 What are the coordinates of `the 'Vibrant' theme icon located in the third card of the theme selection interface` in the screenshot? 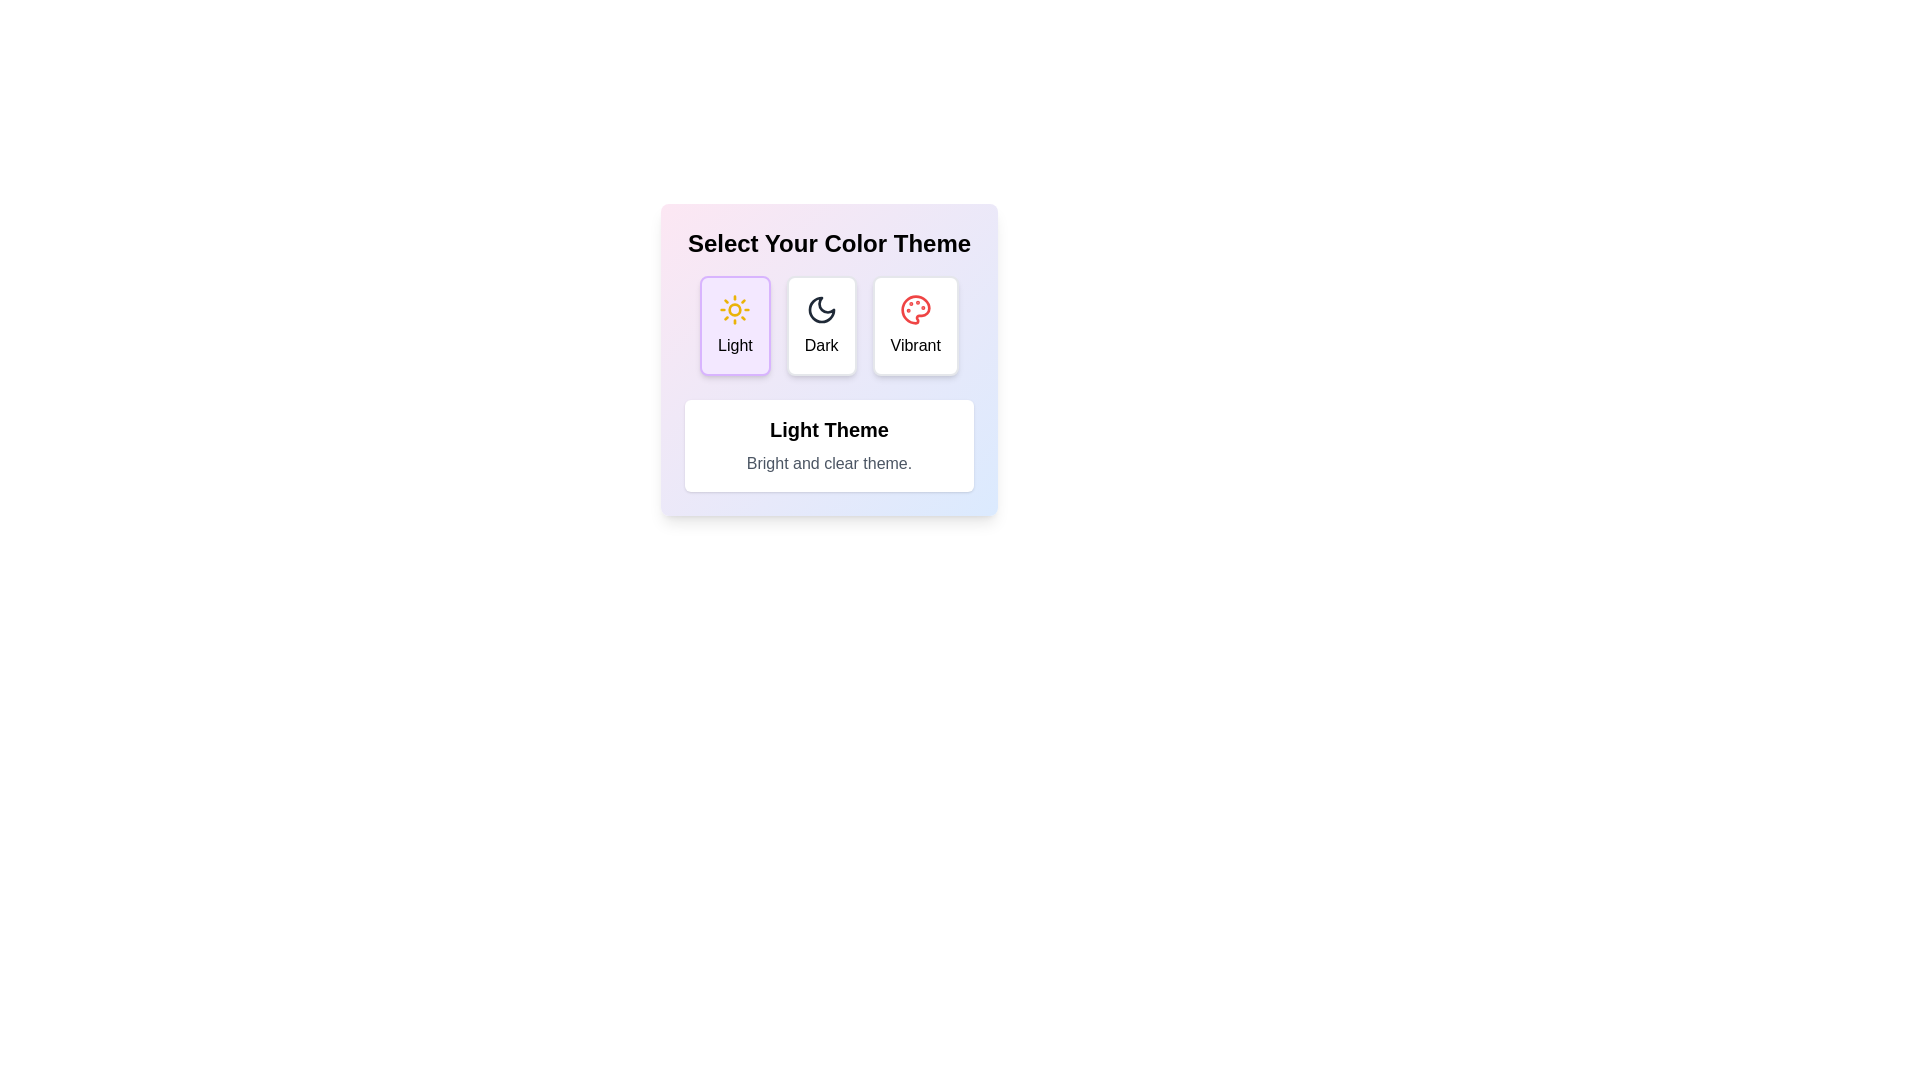 It's located at (914, 309).